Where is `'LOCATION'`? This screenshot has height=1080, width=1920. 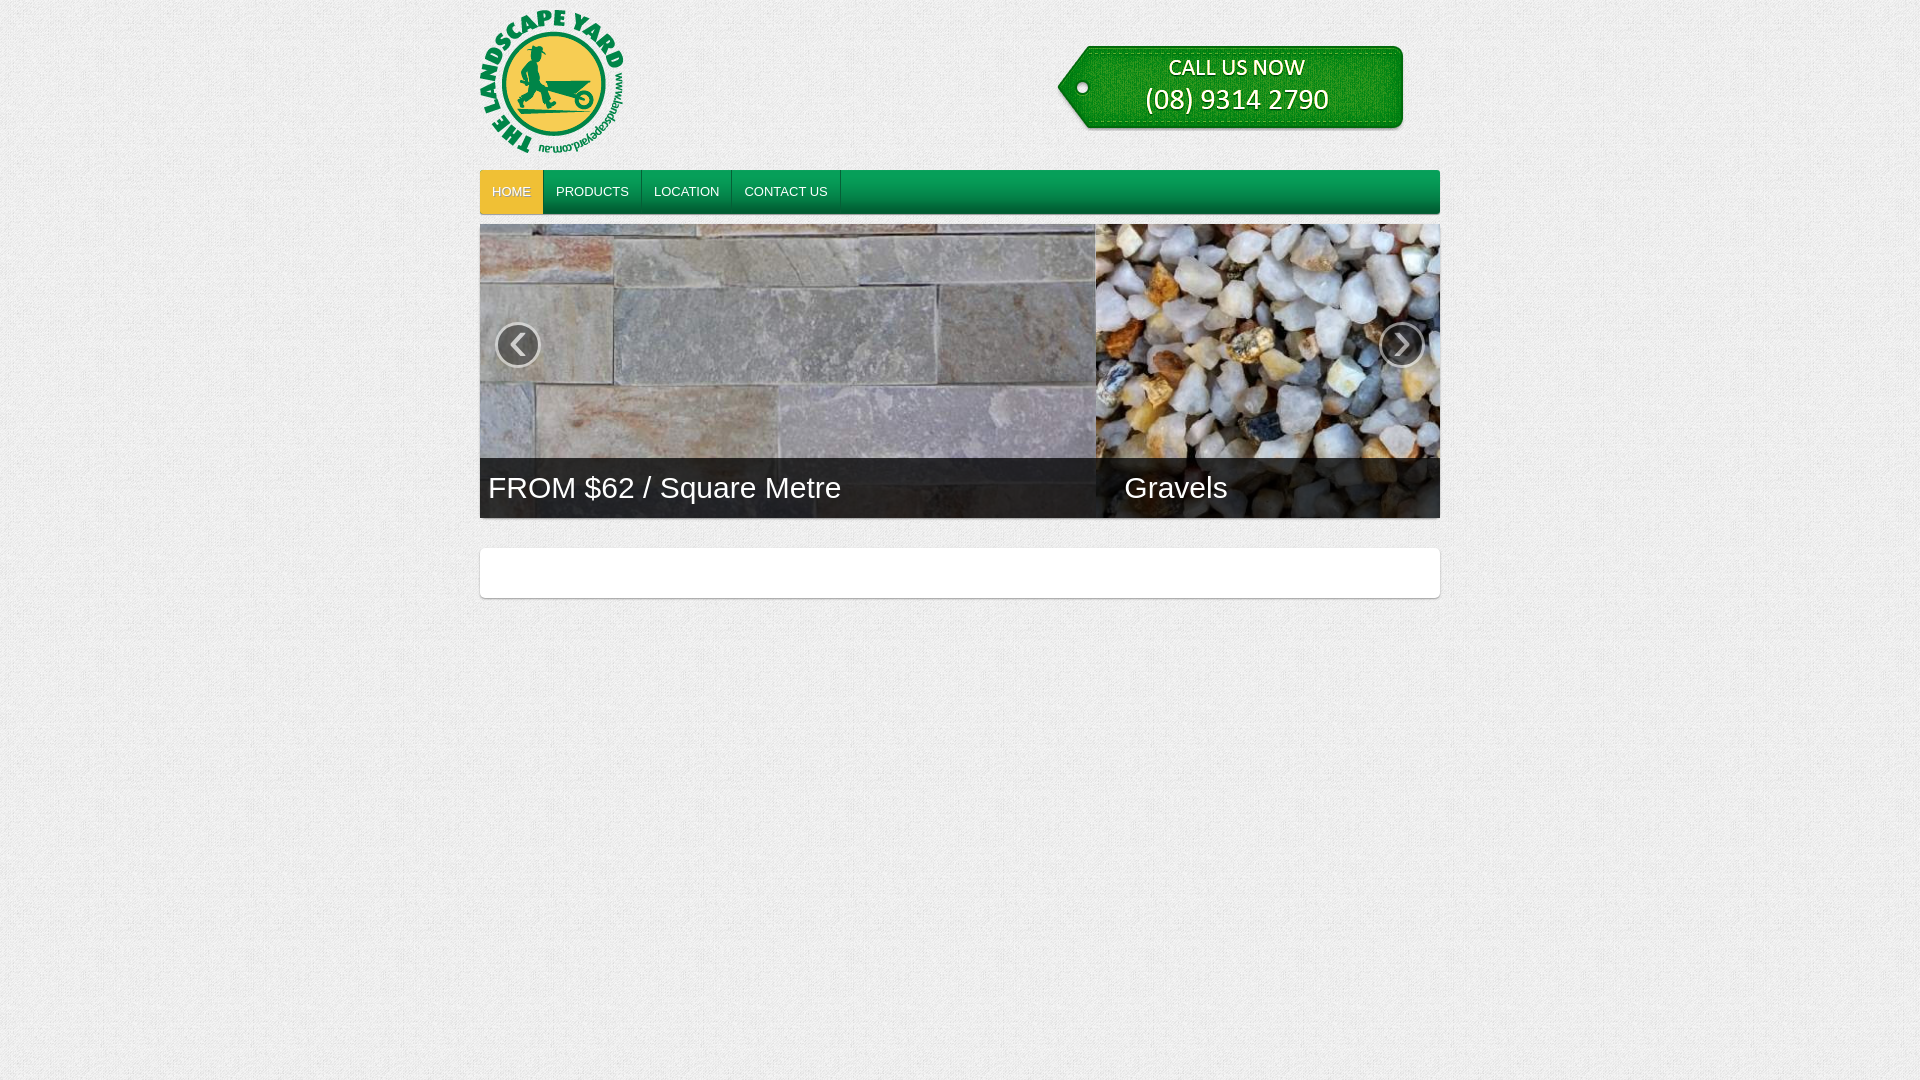
'LOCATION' is located at coordinates (687, 192).